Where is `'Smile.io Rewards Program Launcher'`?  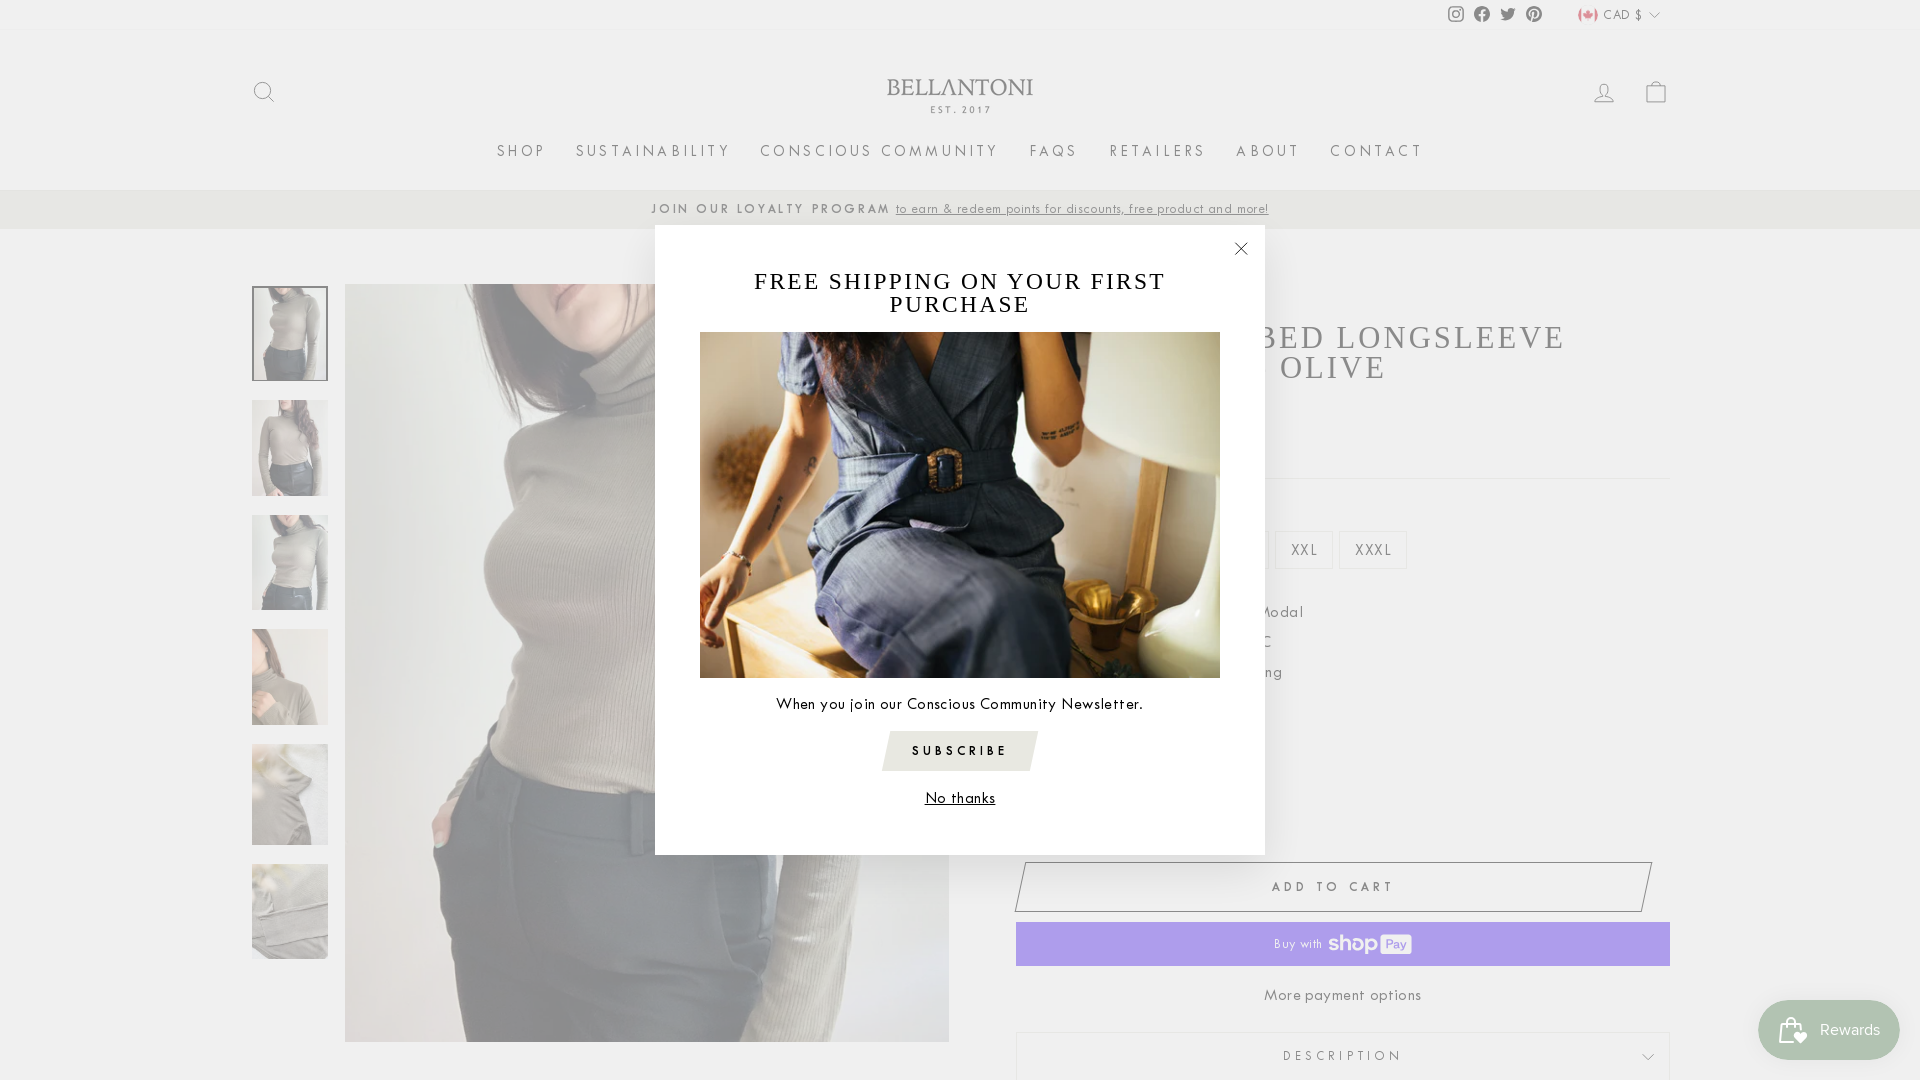
'Smile.io Rewards Program Launcher' is located at coordinates (1756, 1029).